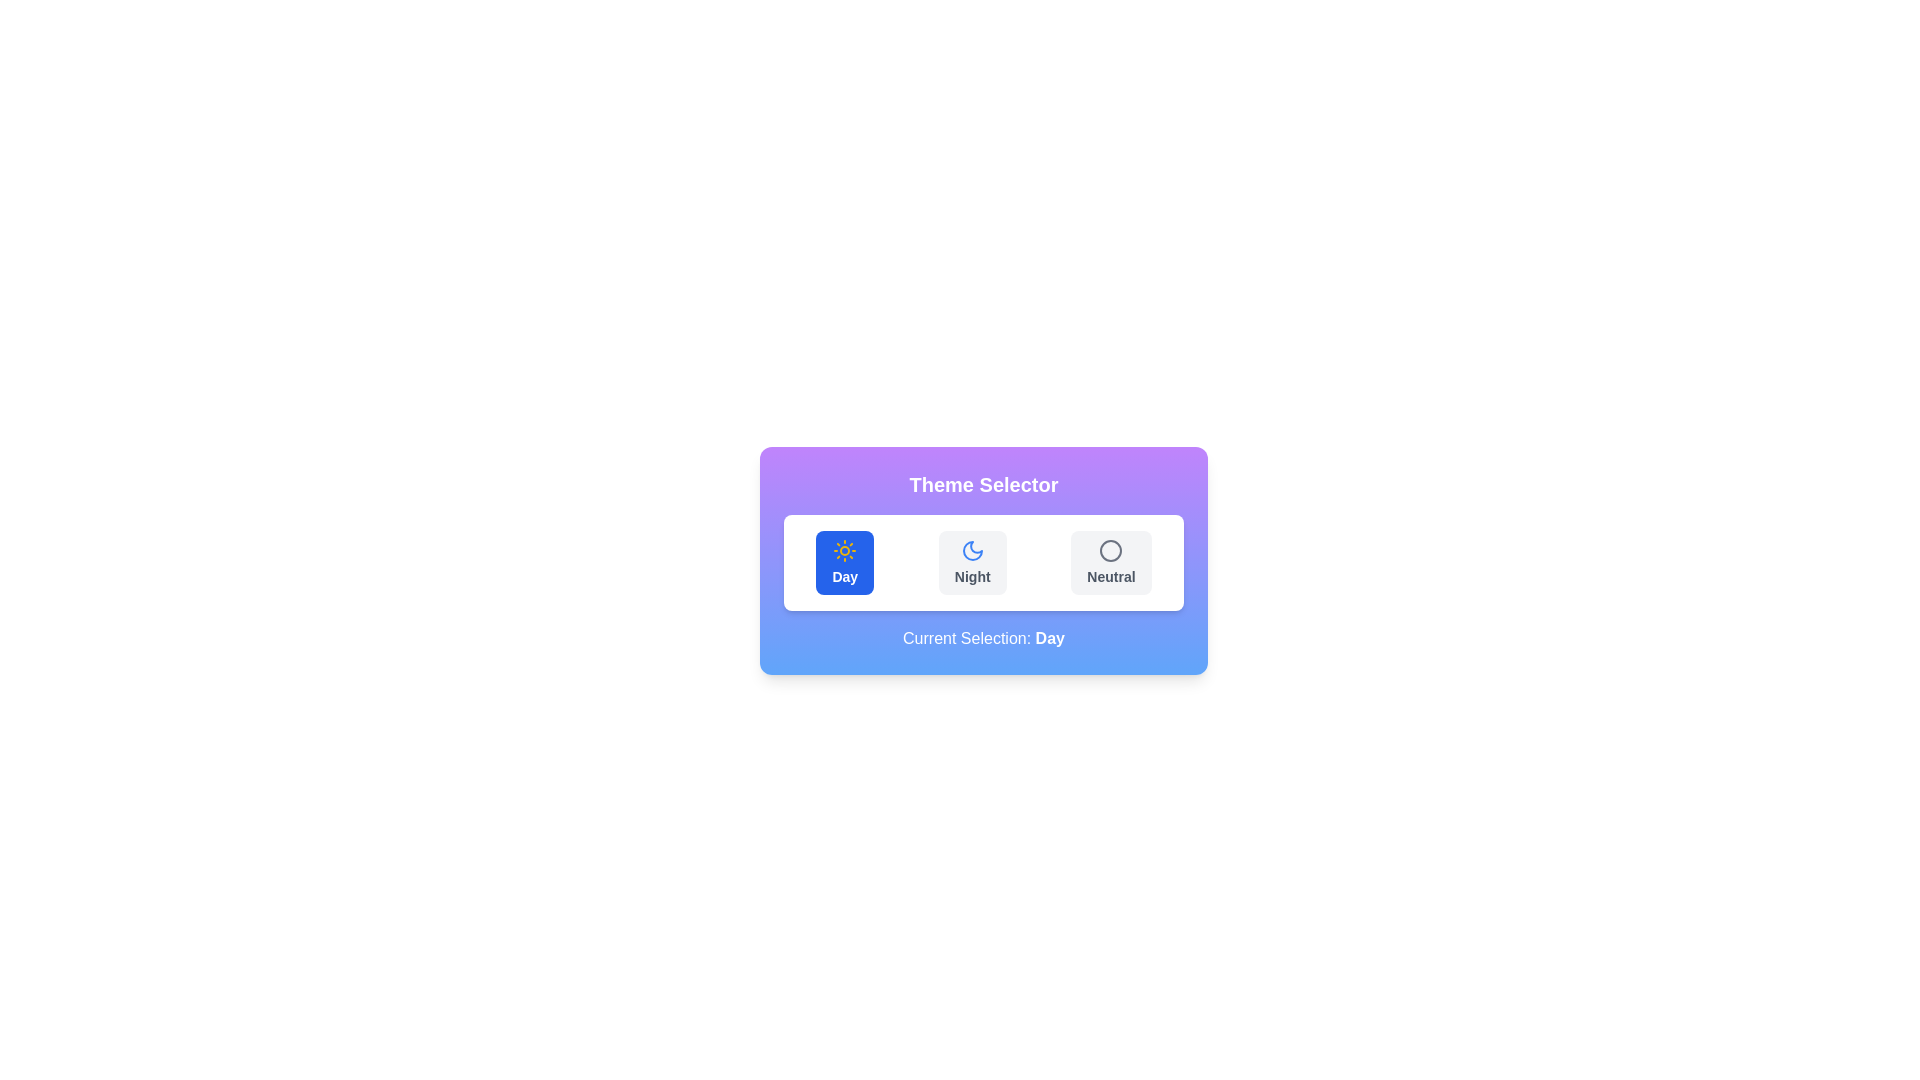 The width and height of the screenshot is (1920, 1080). What do you see at coordinates (972, 563) in the screenshot?
I see `the second button in the theme selector interface` at bounding box center [972, 563].